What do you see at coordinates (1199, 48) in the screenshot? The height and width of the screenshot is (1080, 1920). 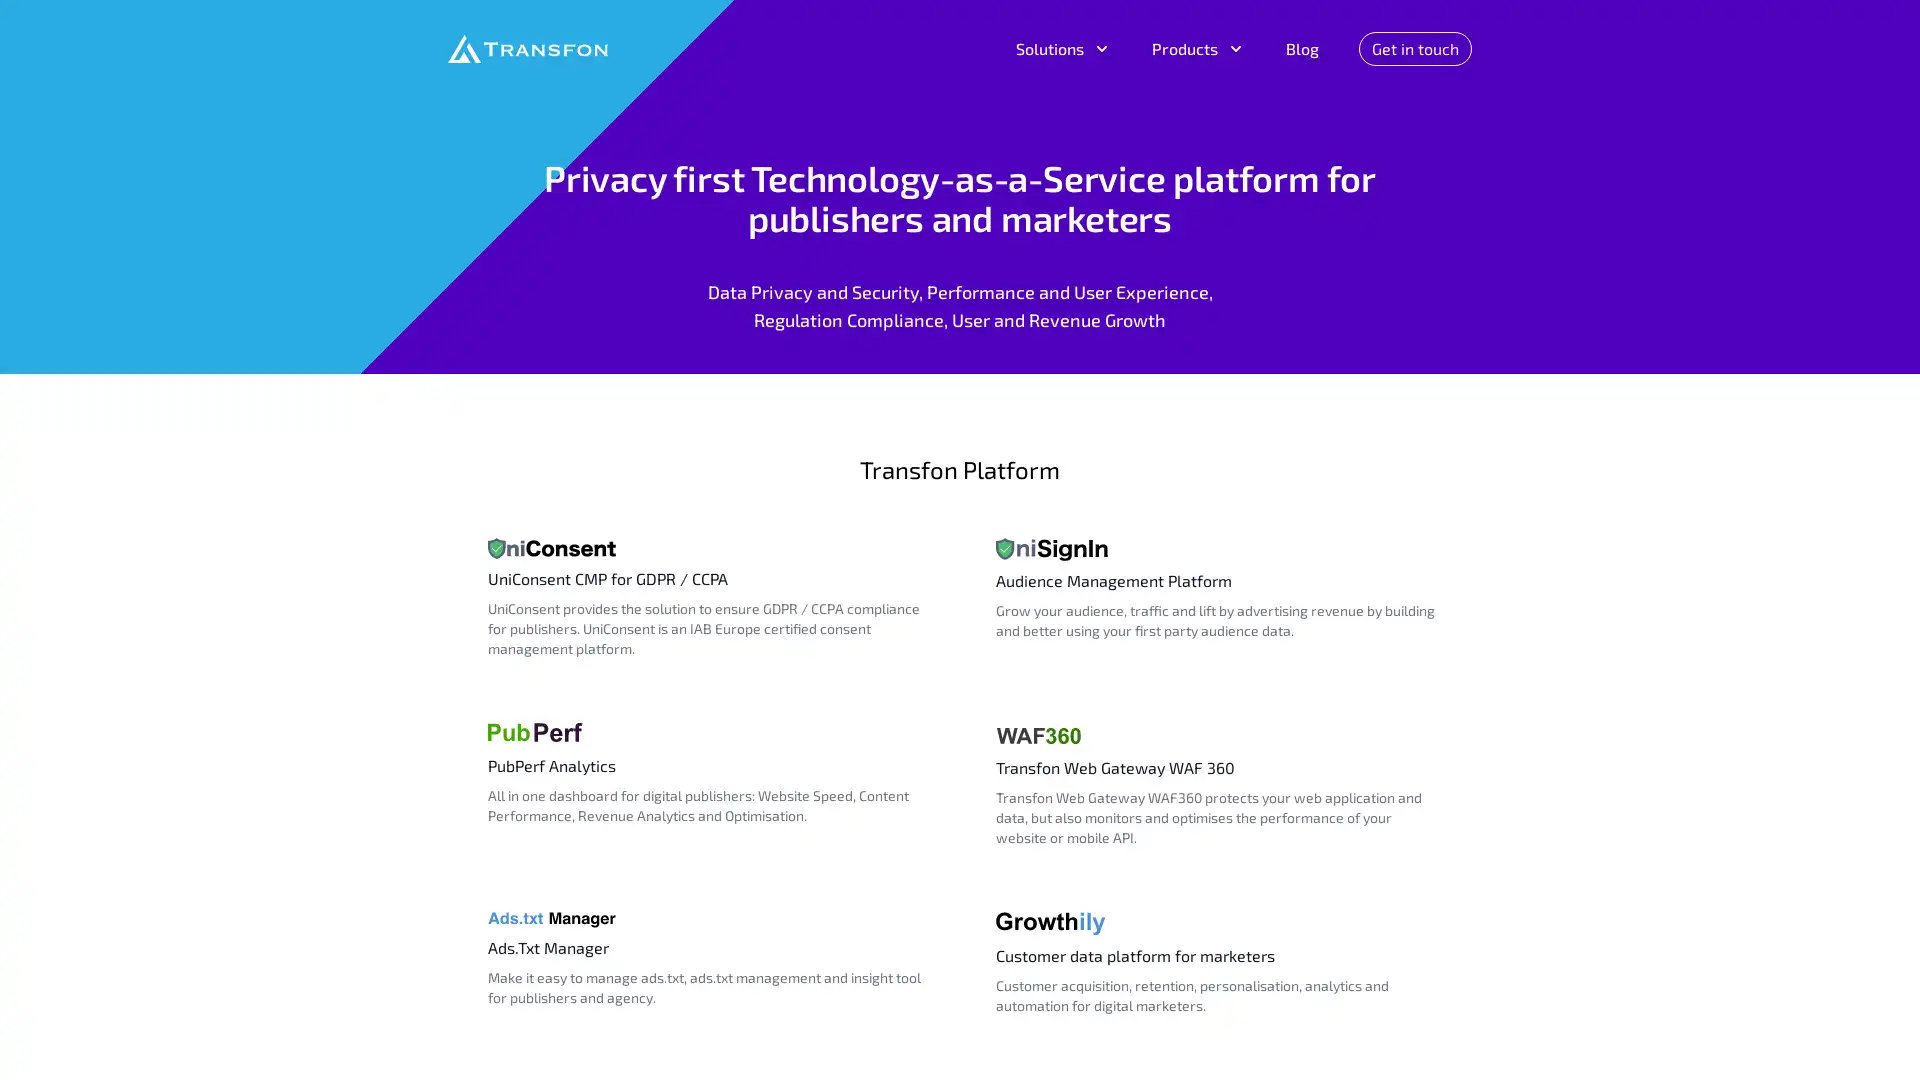 I see `Products` at bounding box center [1199, 48].